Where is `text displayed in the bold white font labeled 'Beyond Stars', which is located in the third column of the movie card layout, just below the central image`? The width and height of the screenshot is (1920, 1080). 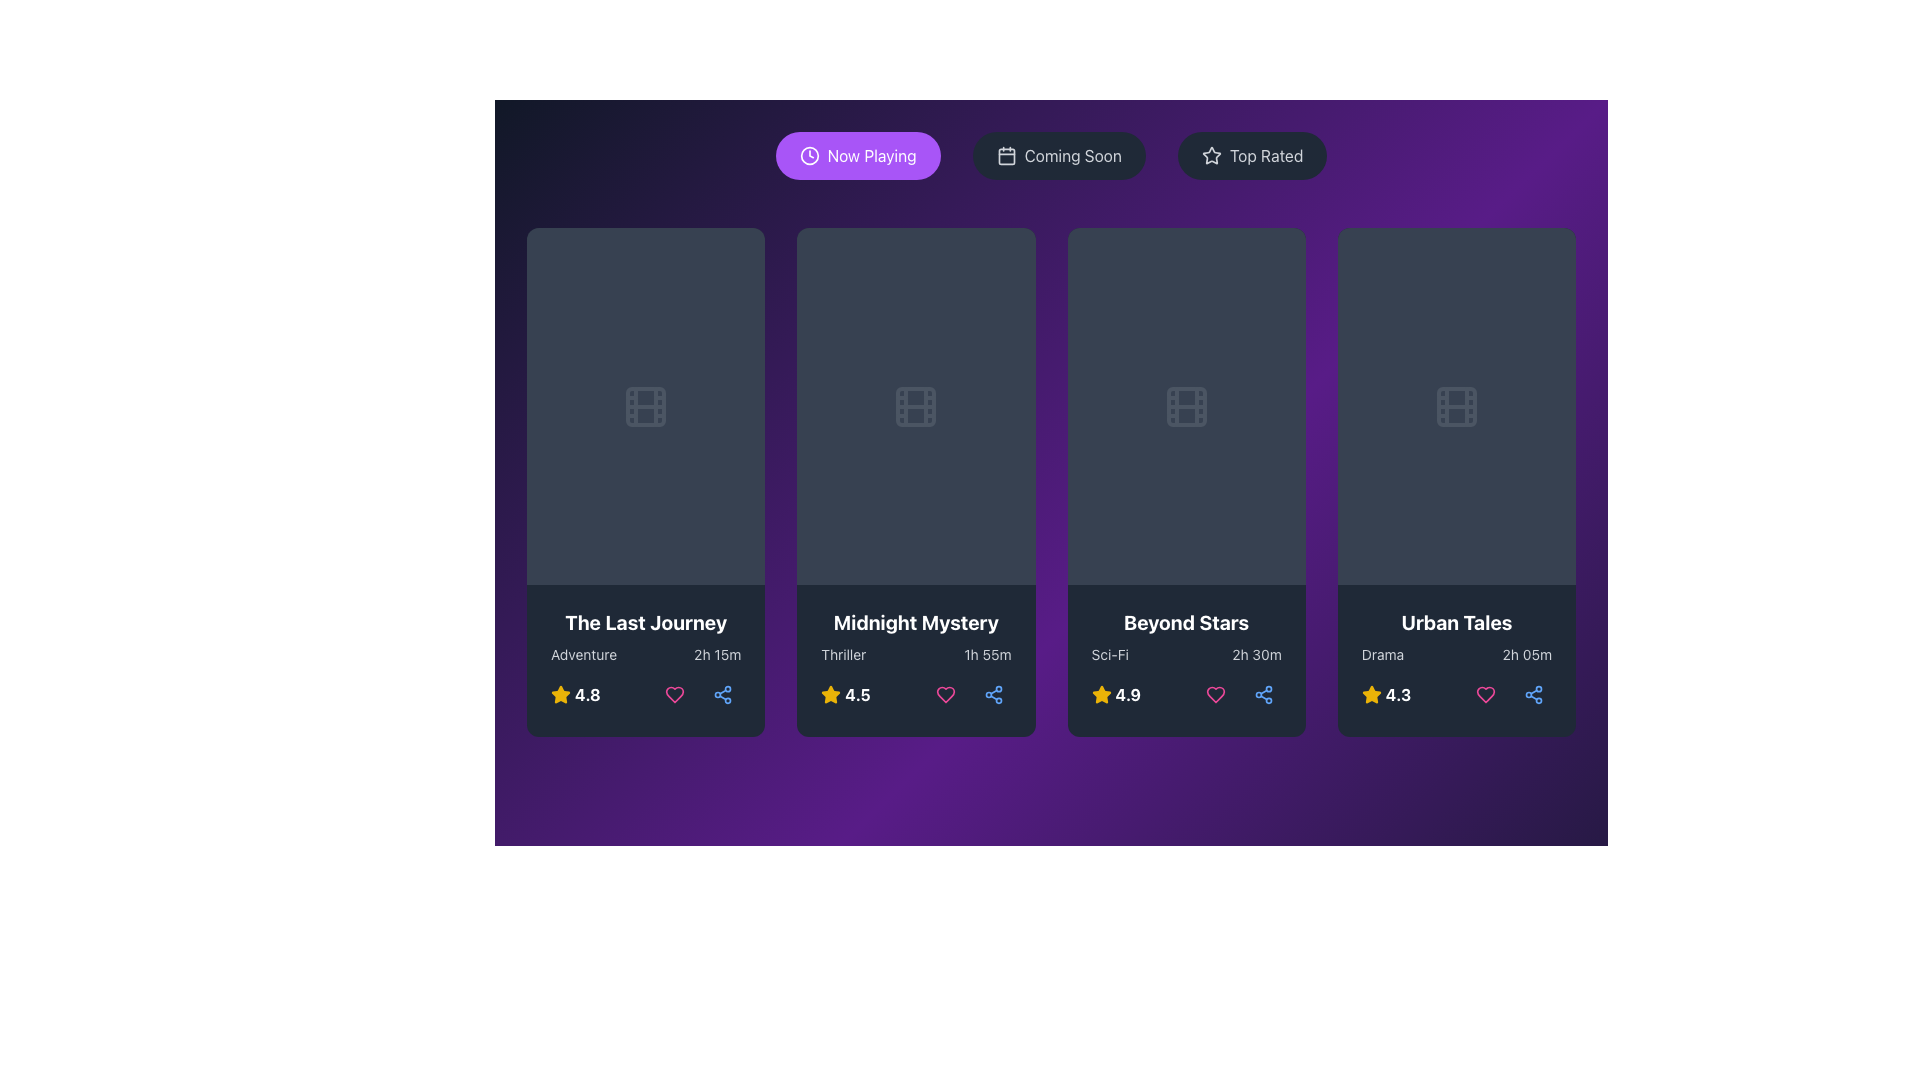 text displayed in the bold white font labeled 'Beyond Stars', which is located in the third column of the movie card layout, just below the central image is located at coordinates (1186, 622).